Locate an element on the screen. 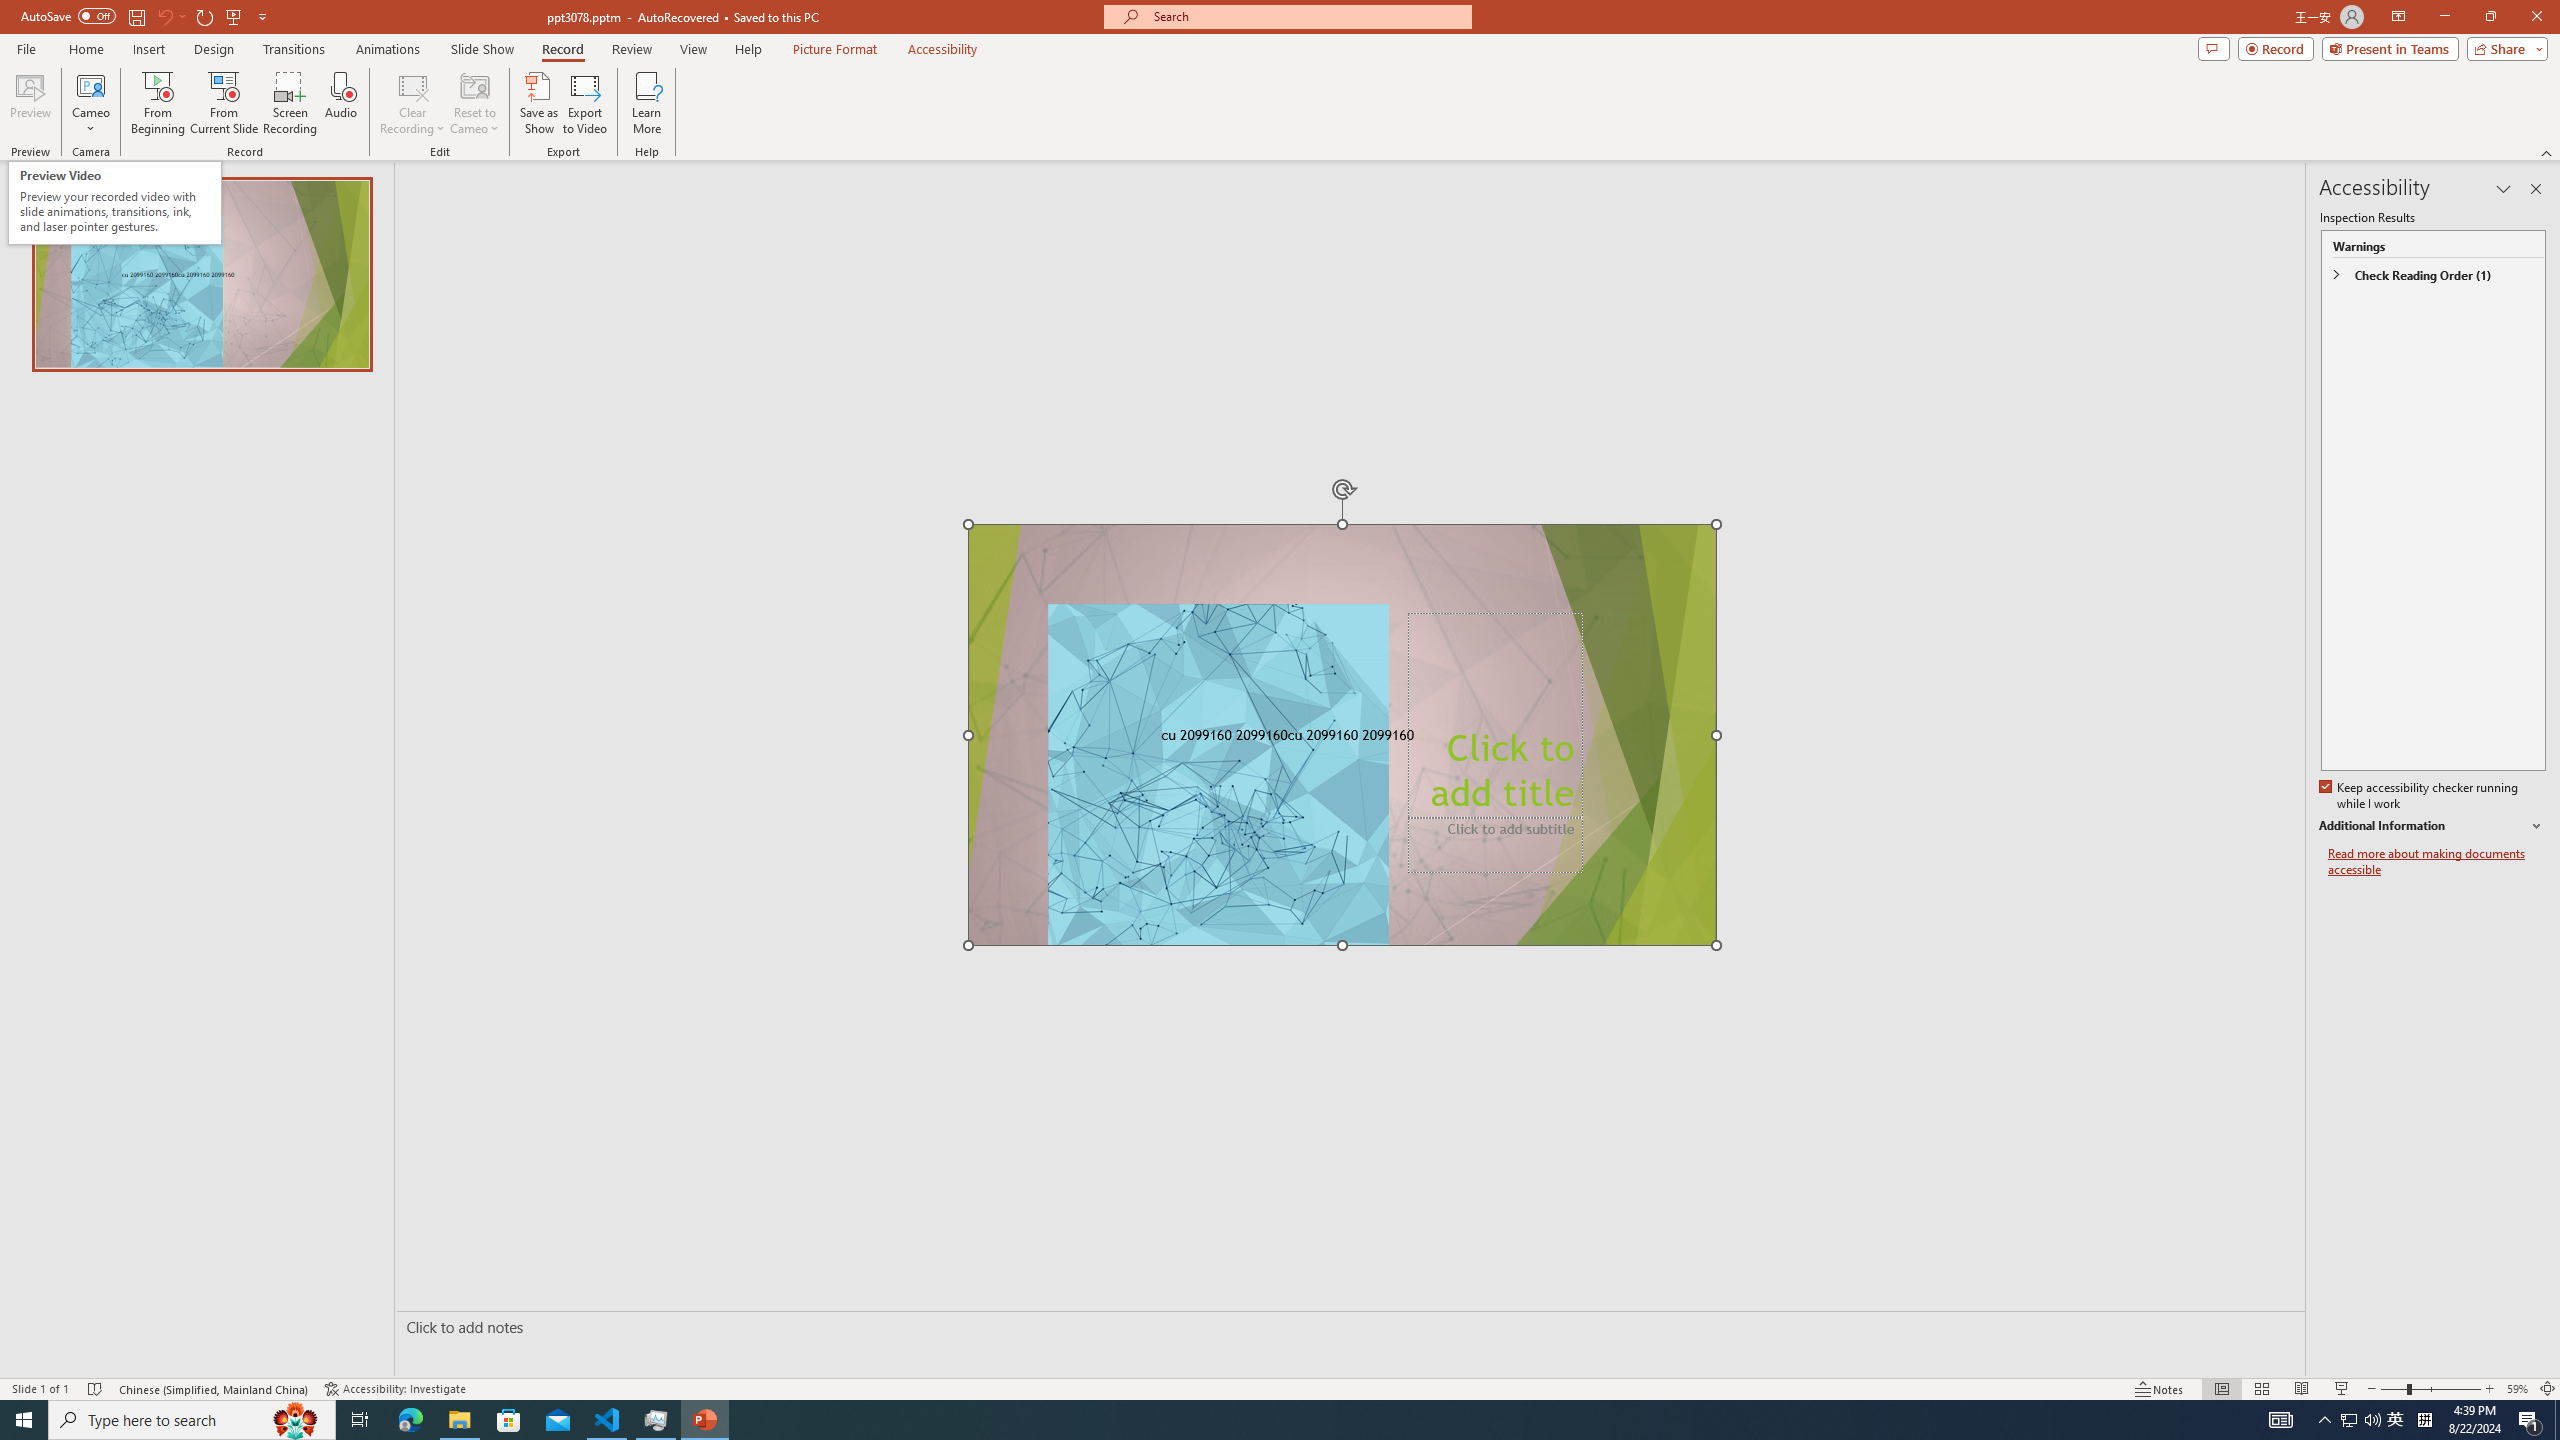  'Zoom 59%' is located at coordinates (2516, 1389).